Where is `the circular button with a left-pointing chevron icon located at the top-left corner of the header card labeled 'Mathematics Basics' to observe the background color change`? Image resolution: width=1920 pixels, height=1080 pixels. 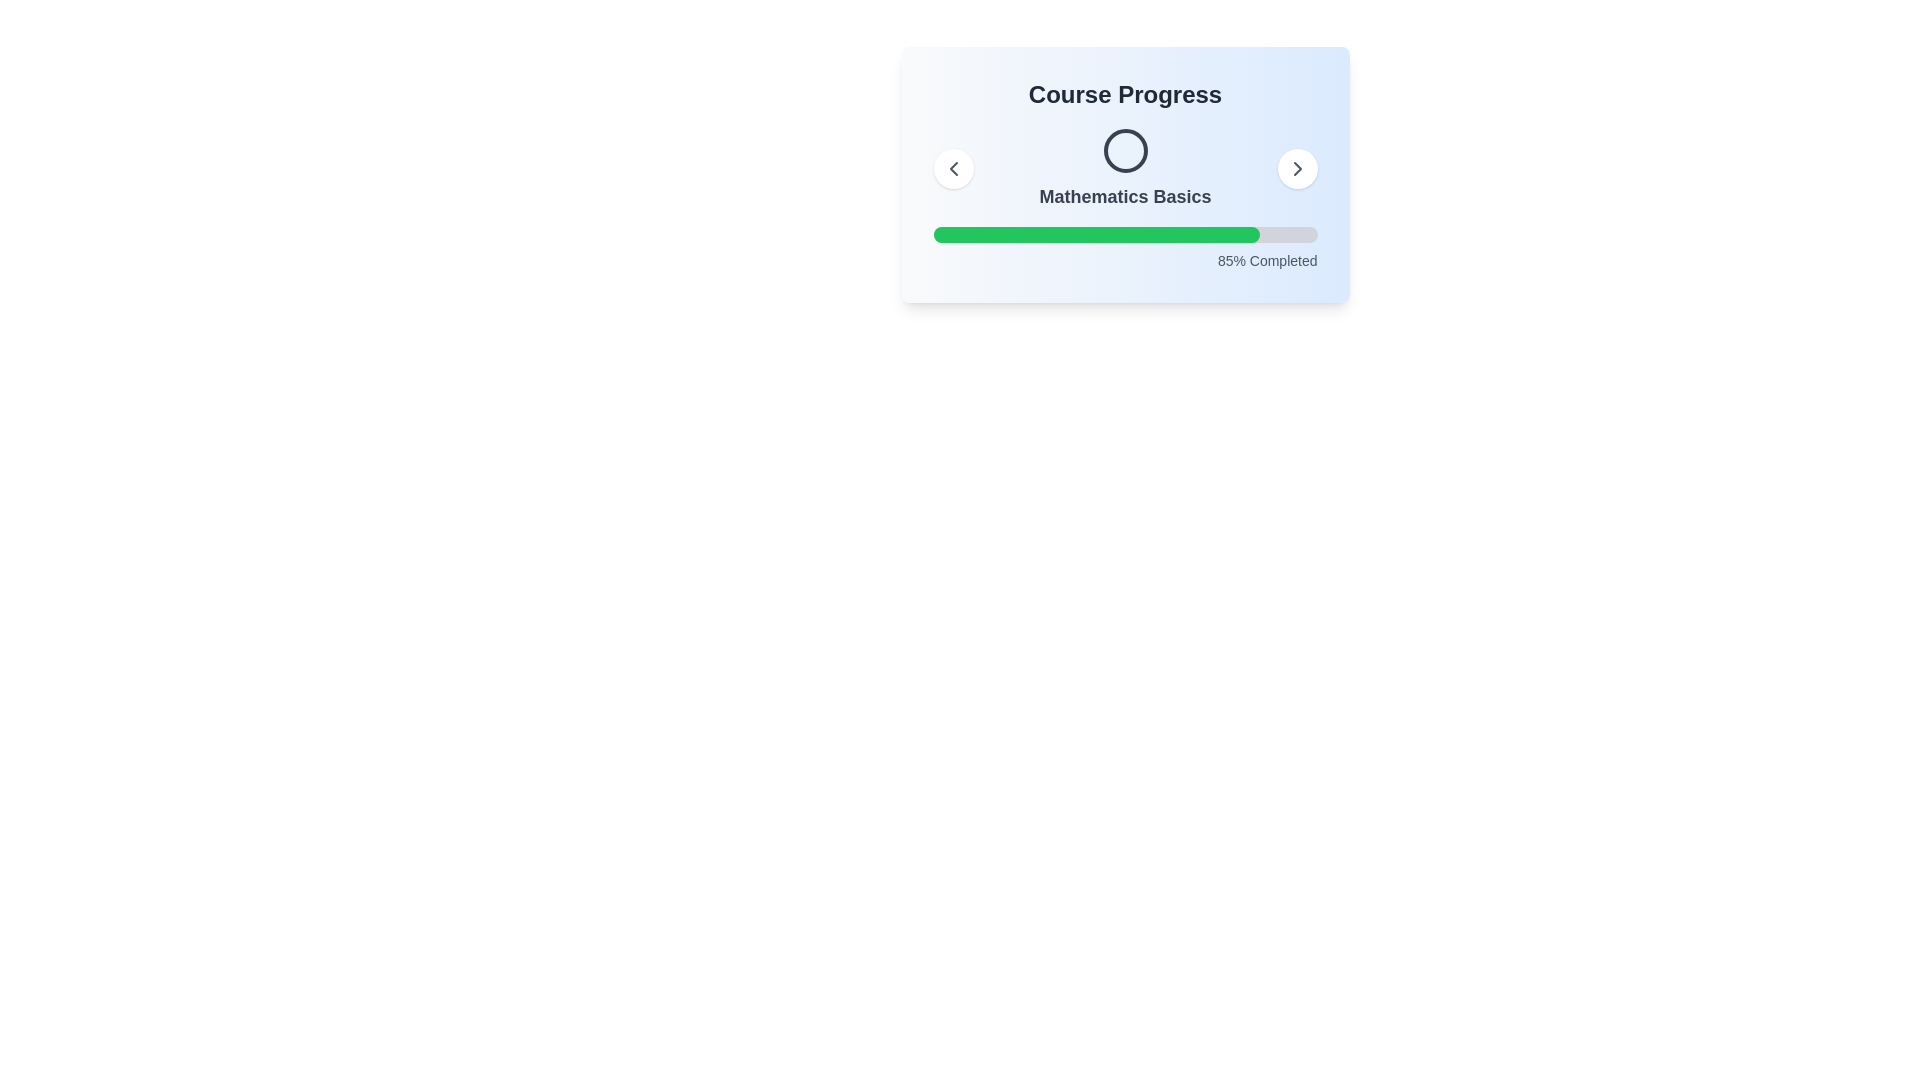 the circular button with a left-pointing chevron icon located at the top-left corner of the header card labeled 'Mathematics Basics' to observe the background color change is located at coordinates (952, 168).